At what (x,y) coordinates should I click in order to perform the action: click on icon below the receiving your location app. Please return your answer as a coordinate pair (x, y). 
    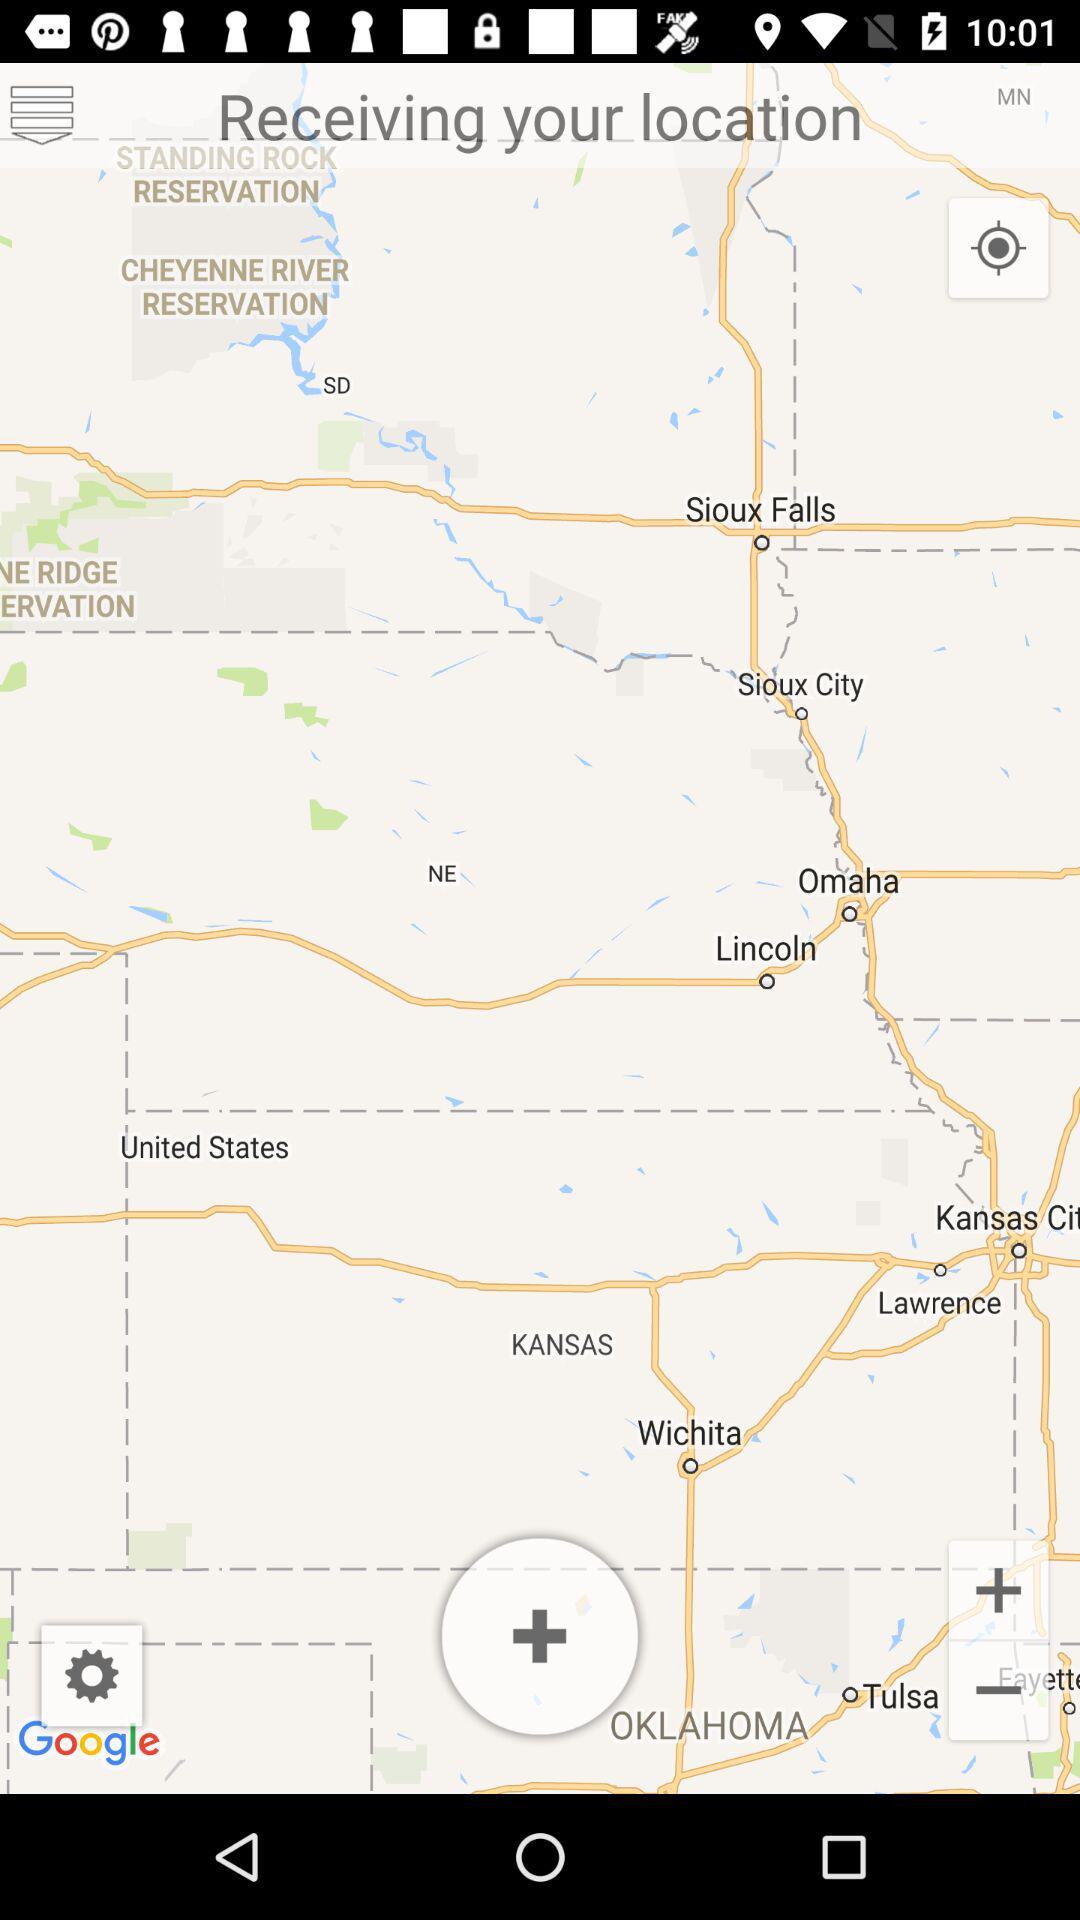
    Looking at the image, I should click on (998, 248).